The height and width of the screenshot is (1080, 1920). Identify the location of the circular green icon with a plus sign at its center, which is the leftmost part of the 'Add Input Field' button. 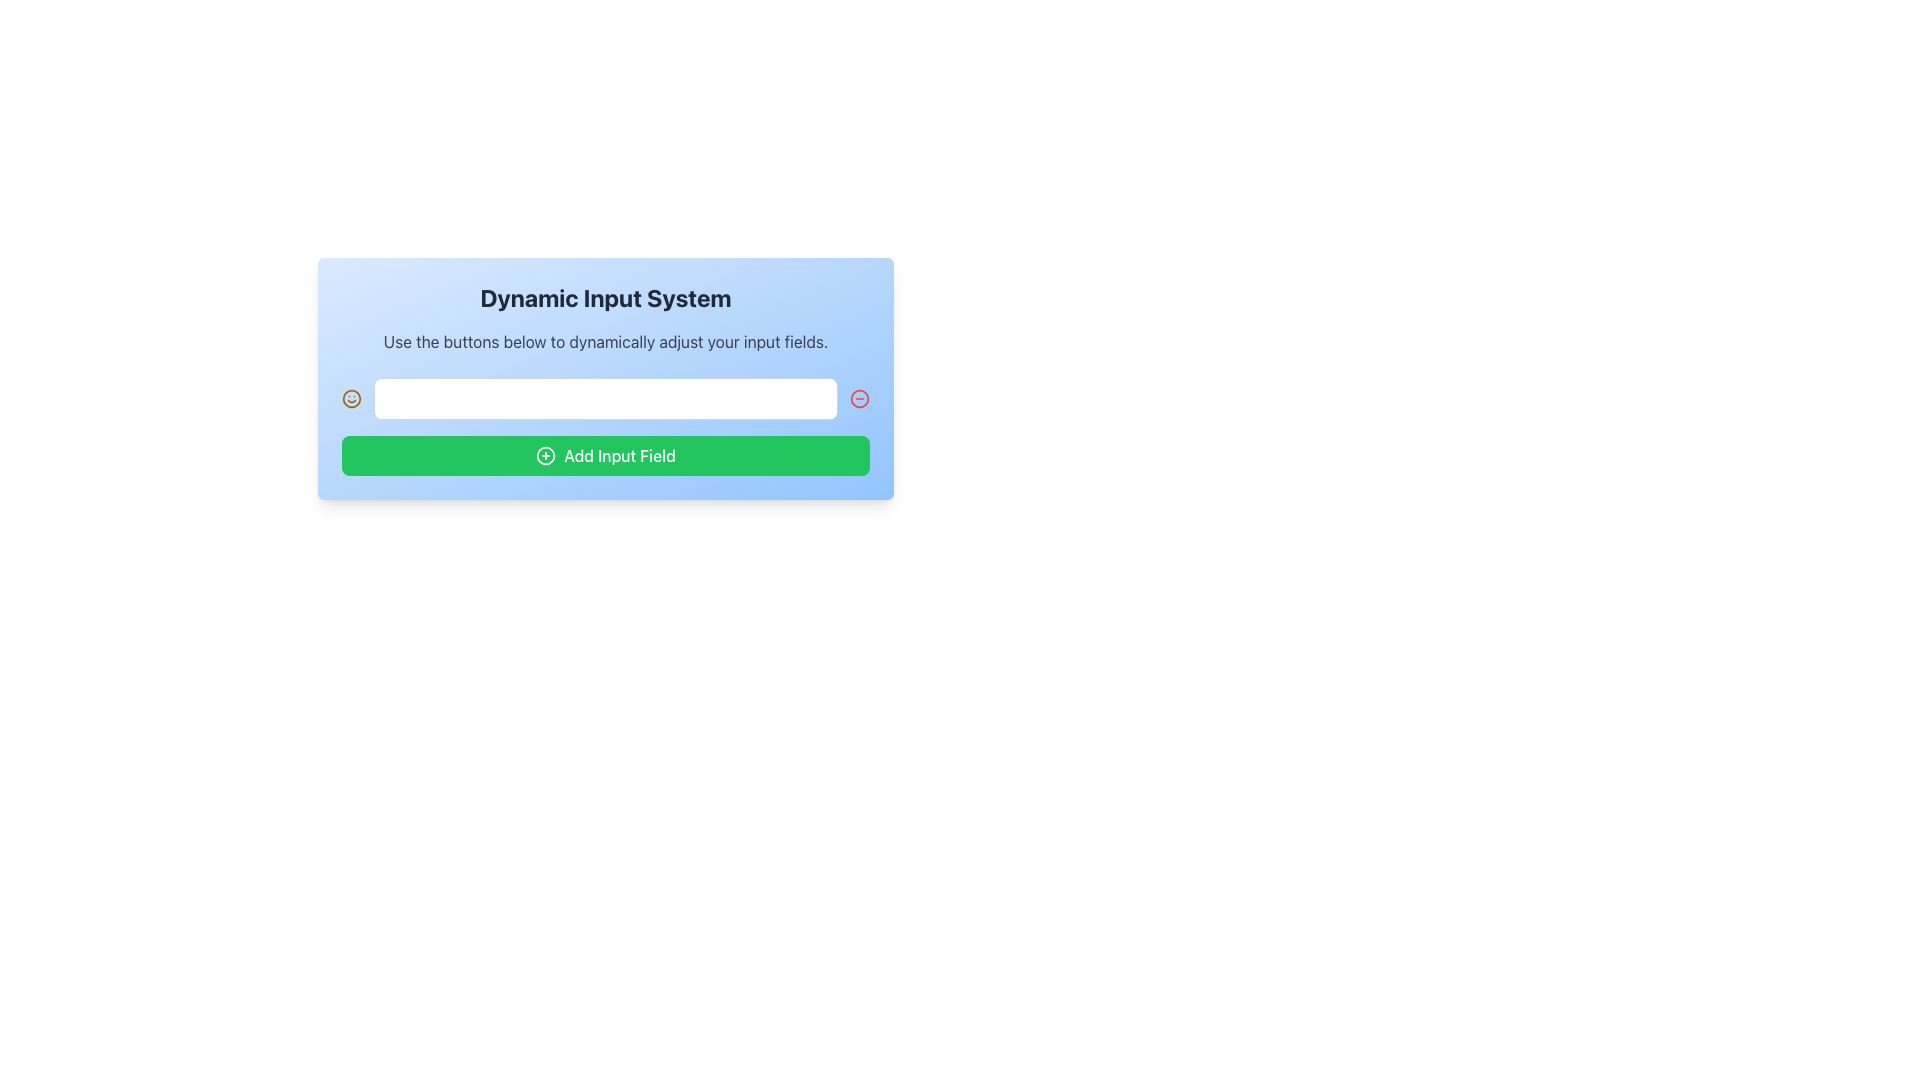
(546, 455).